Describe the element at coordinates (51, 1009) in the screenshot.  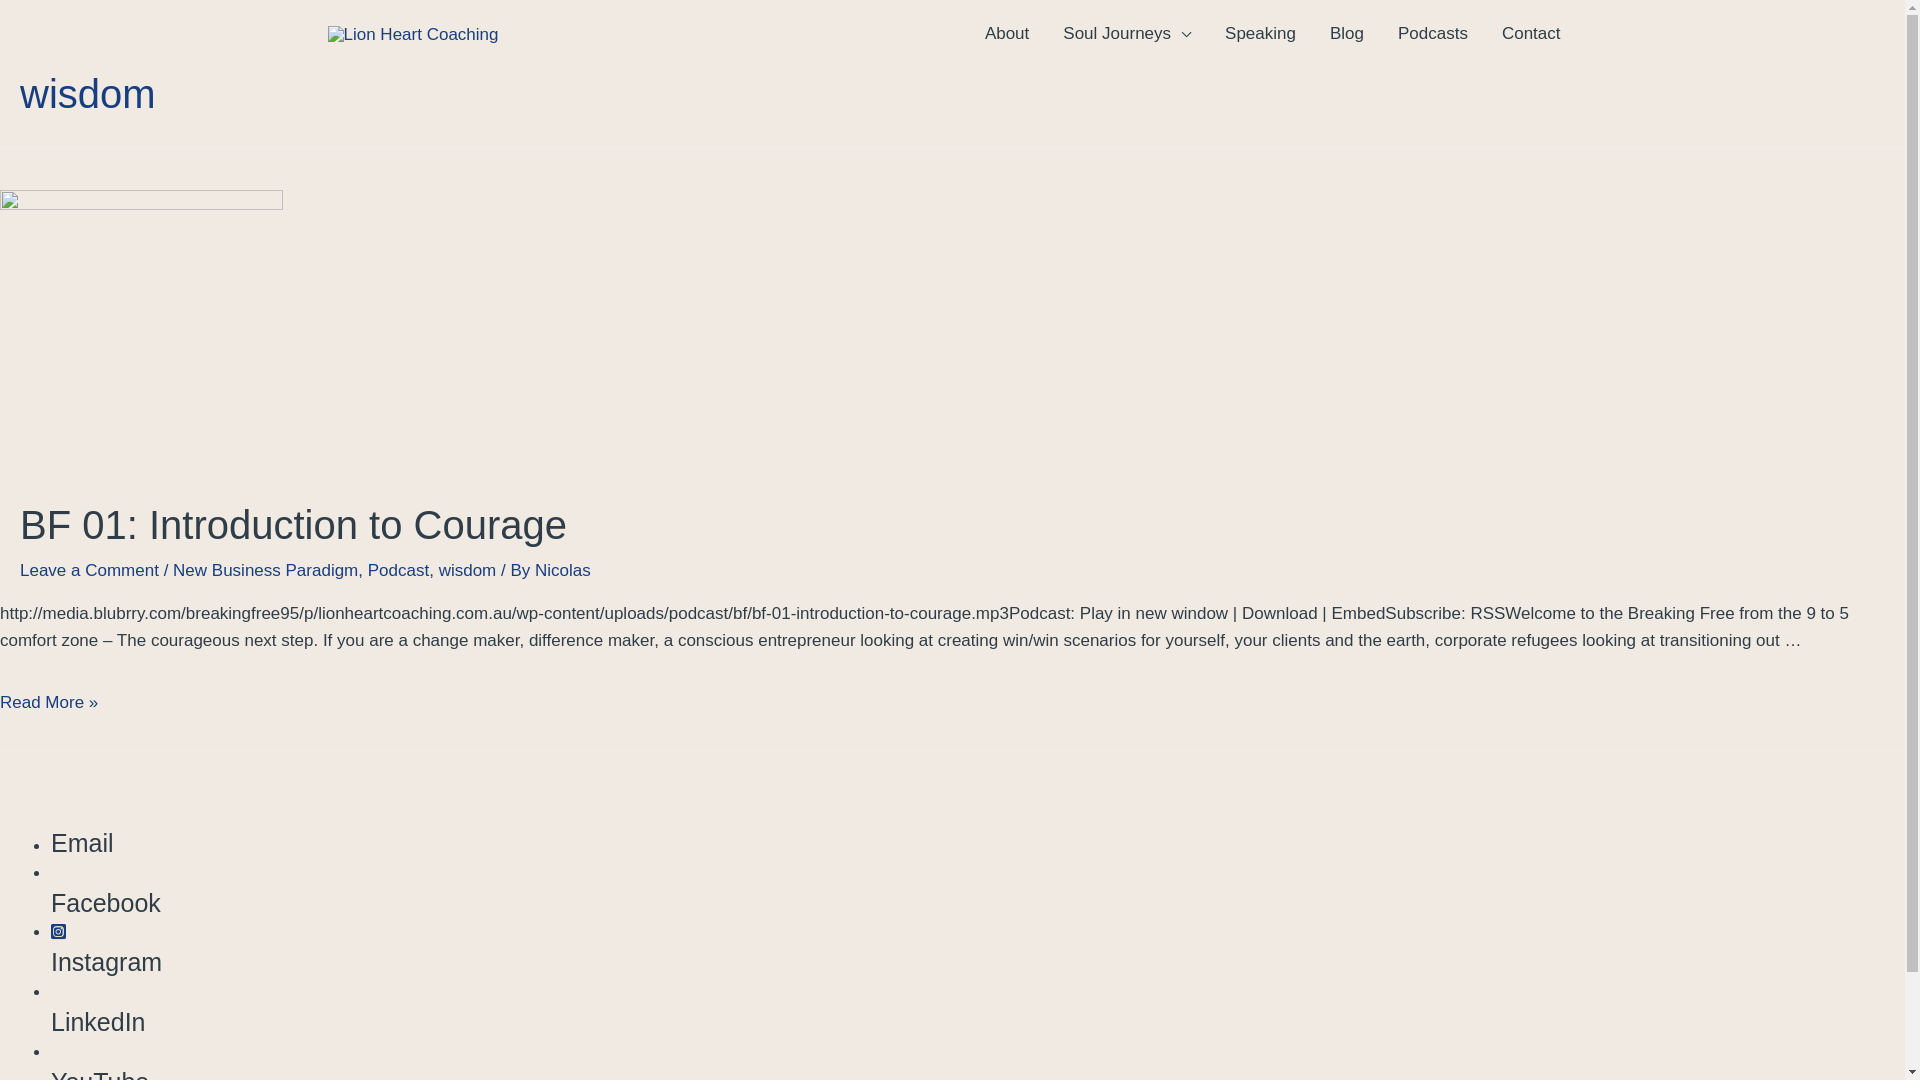
I see `'LinkedIn'` at that location.